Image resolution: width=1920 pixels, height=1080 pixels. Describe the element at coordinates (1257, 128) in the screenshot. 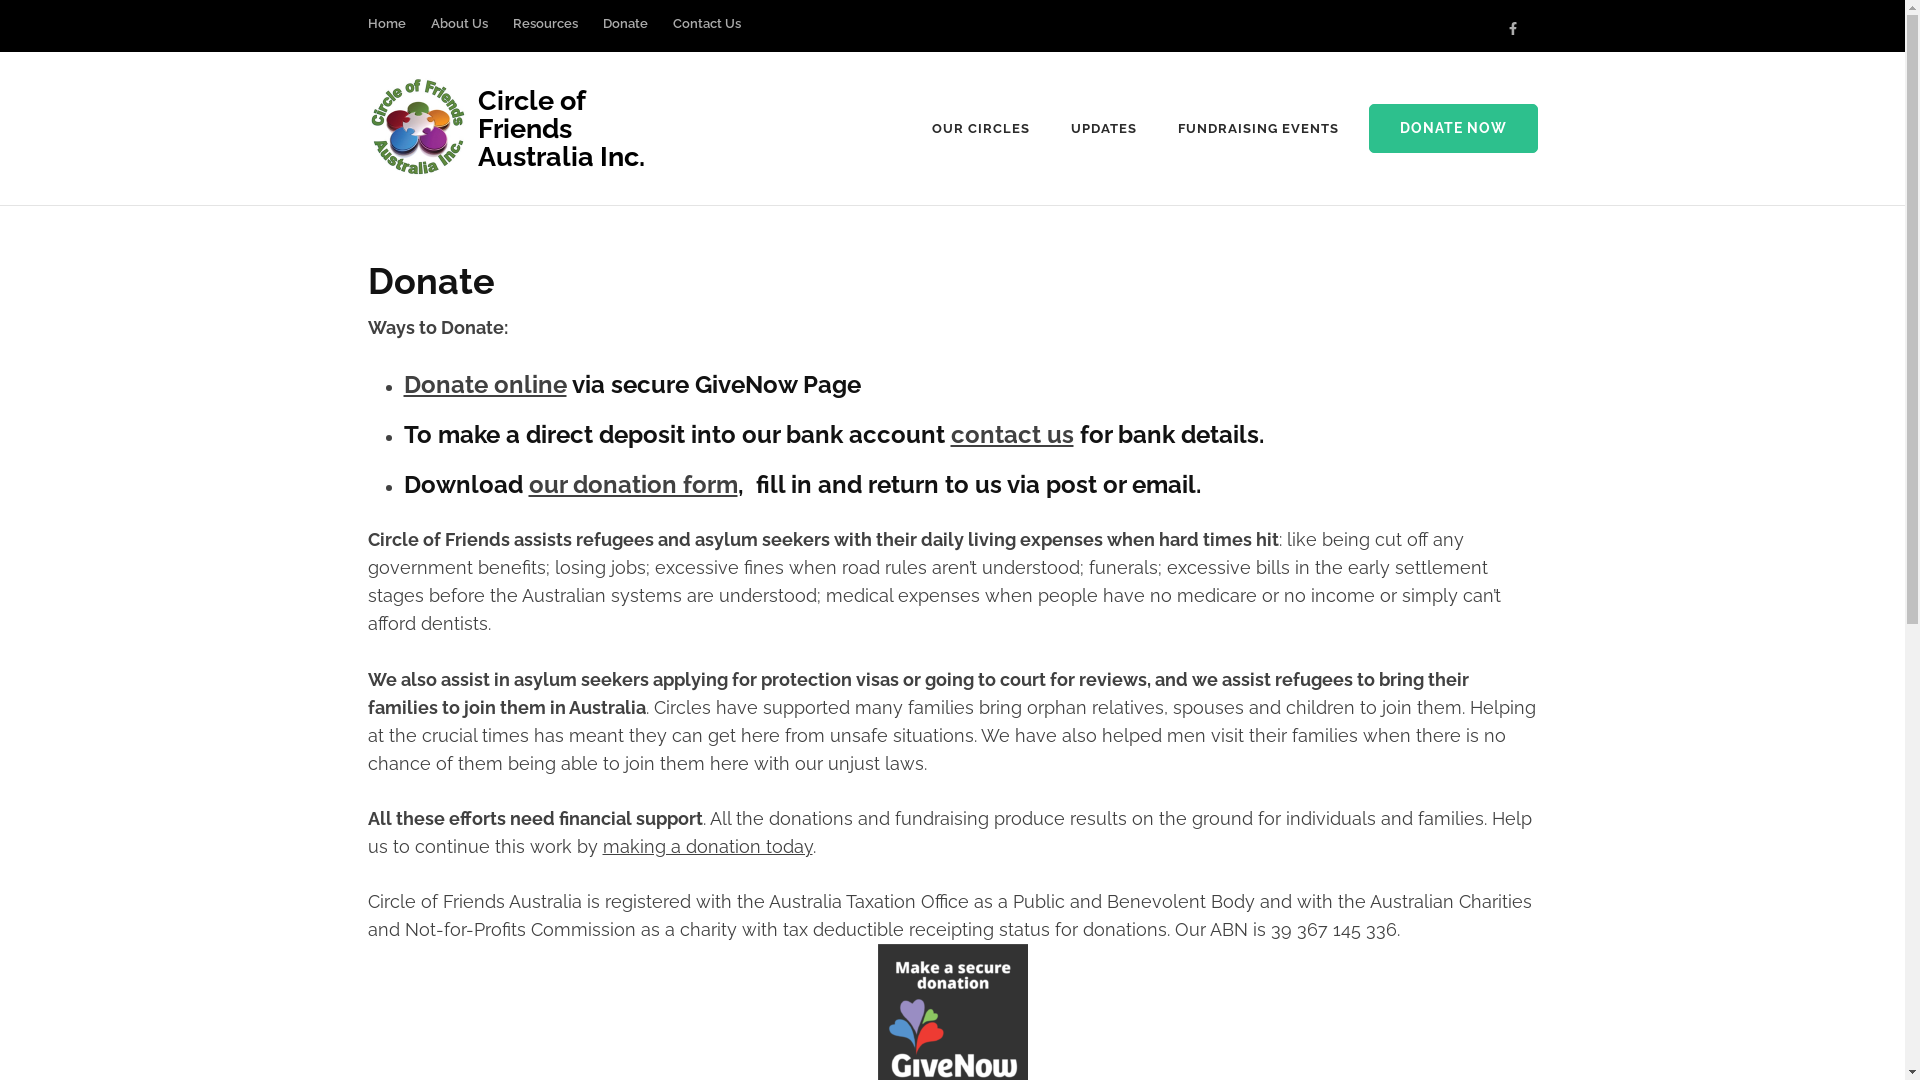

I see `'FUNDRAISING EVENTS'` at that location.